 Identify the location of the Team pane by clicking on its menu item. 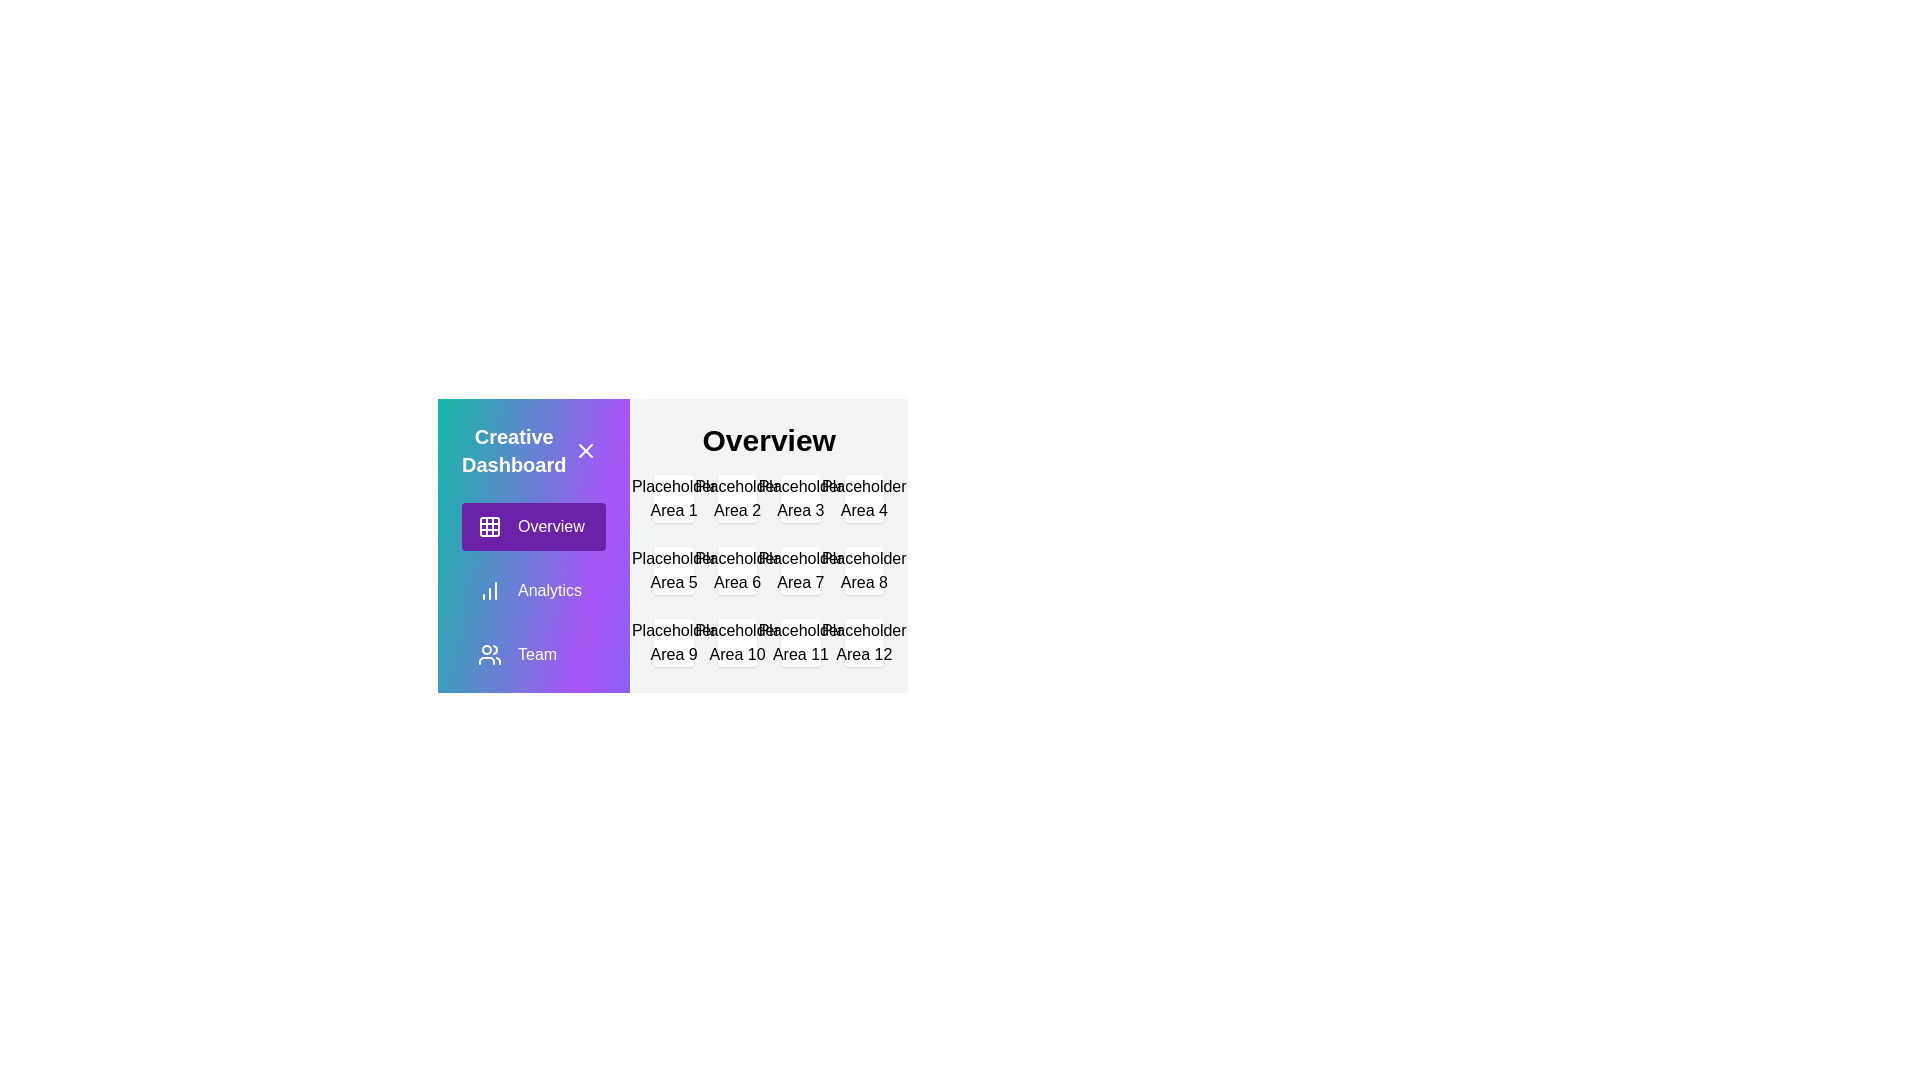
(533, 655).